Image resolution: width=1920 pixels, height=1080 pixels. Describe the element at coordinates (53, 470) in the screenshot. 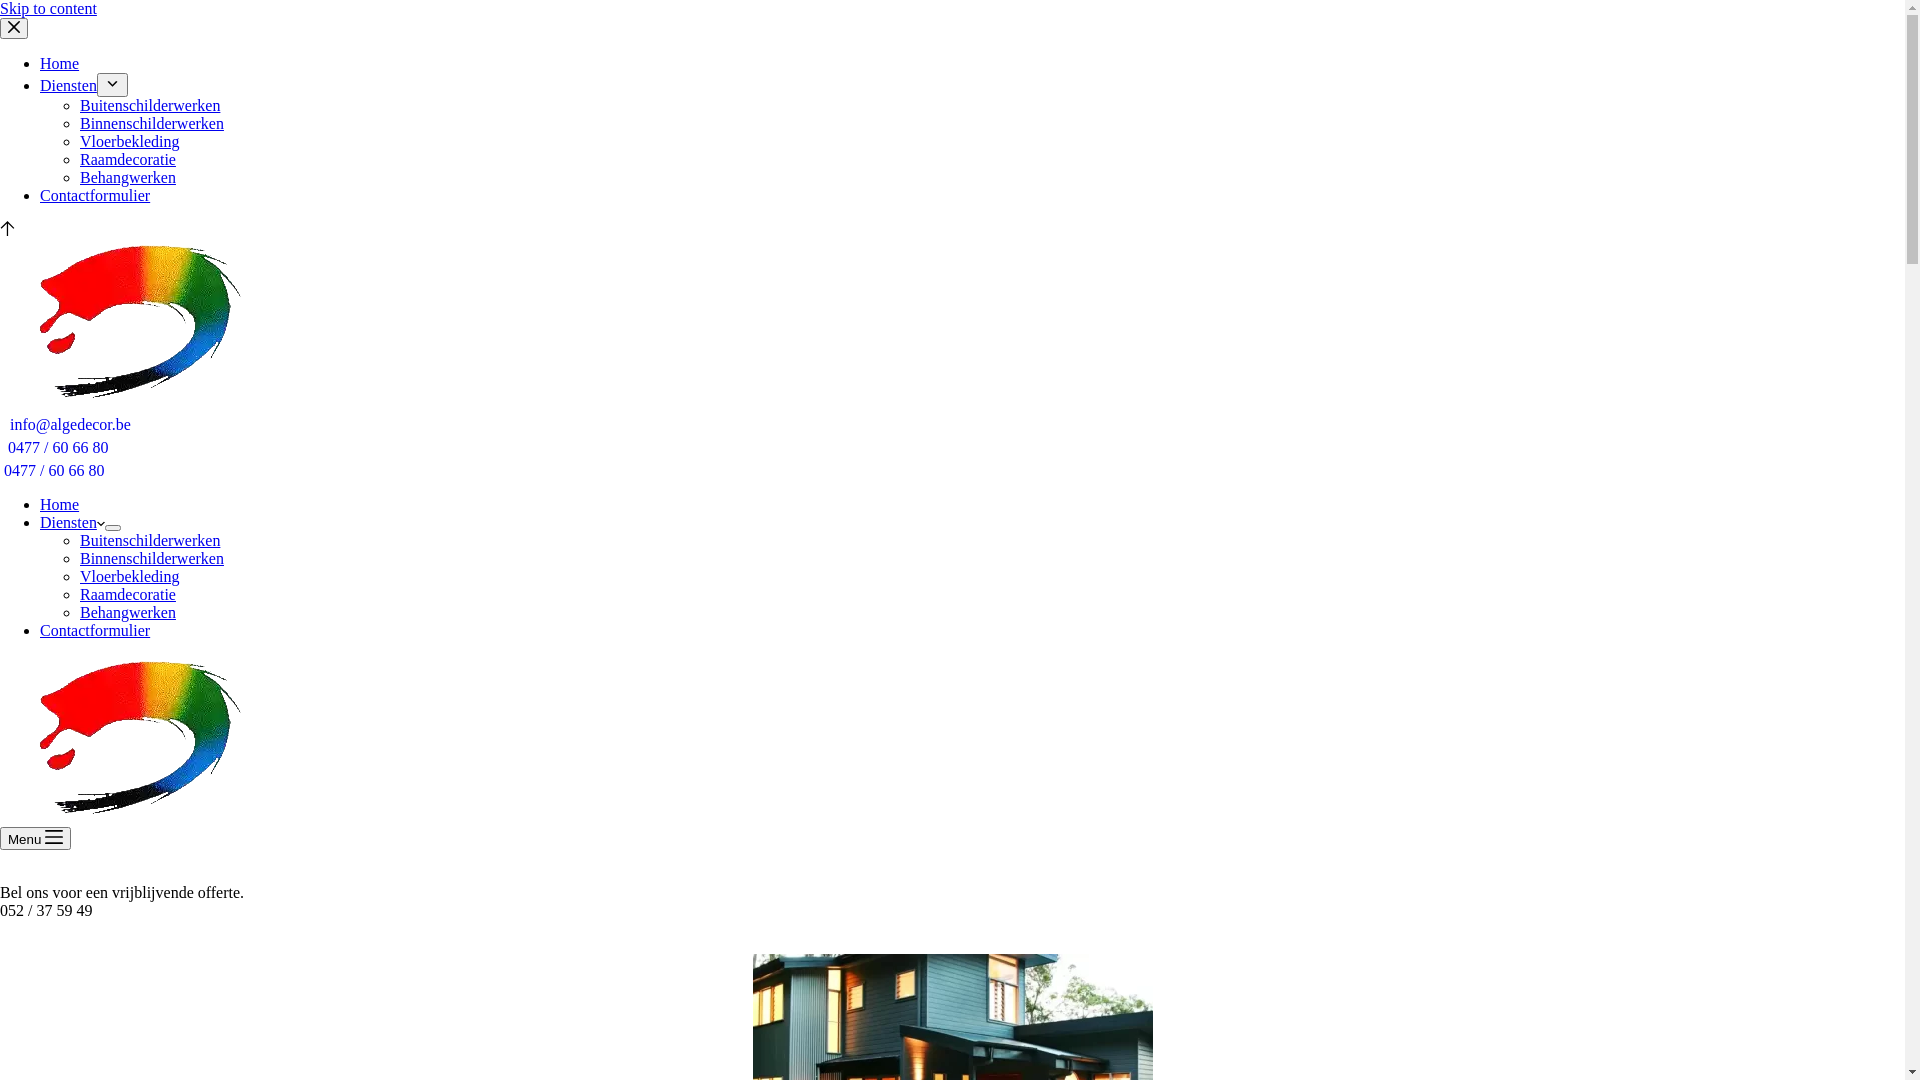

I see `'0477 / 60 66 80'` at that location.